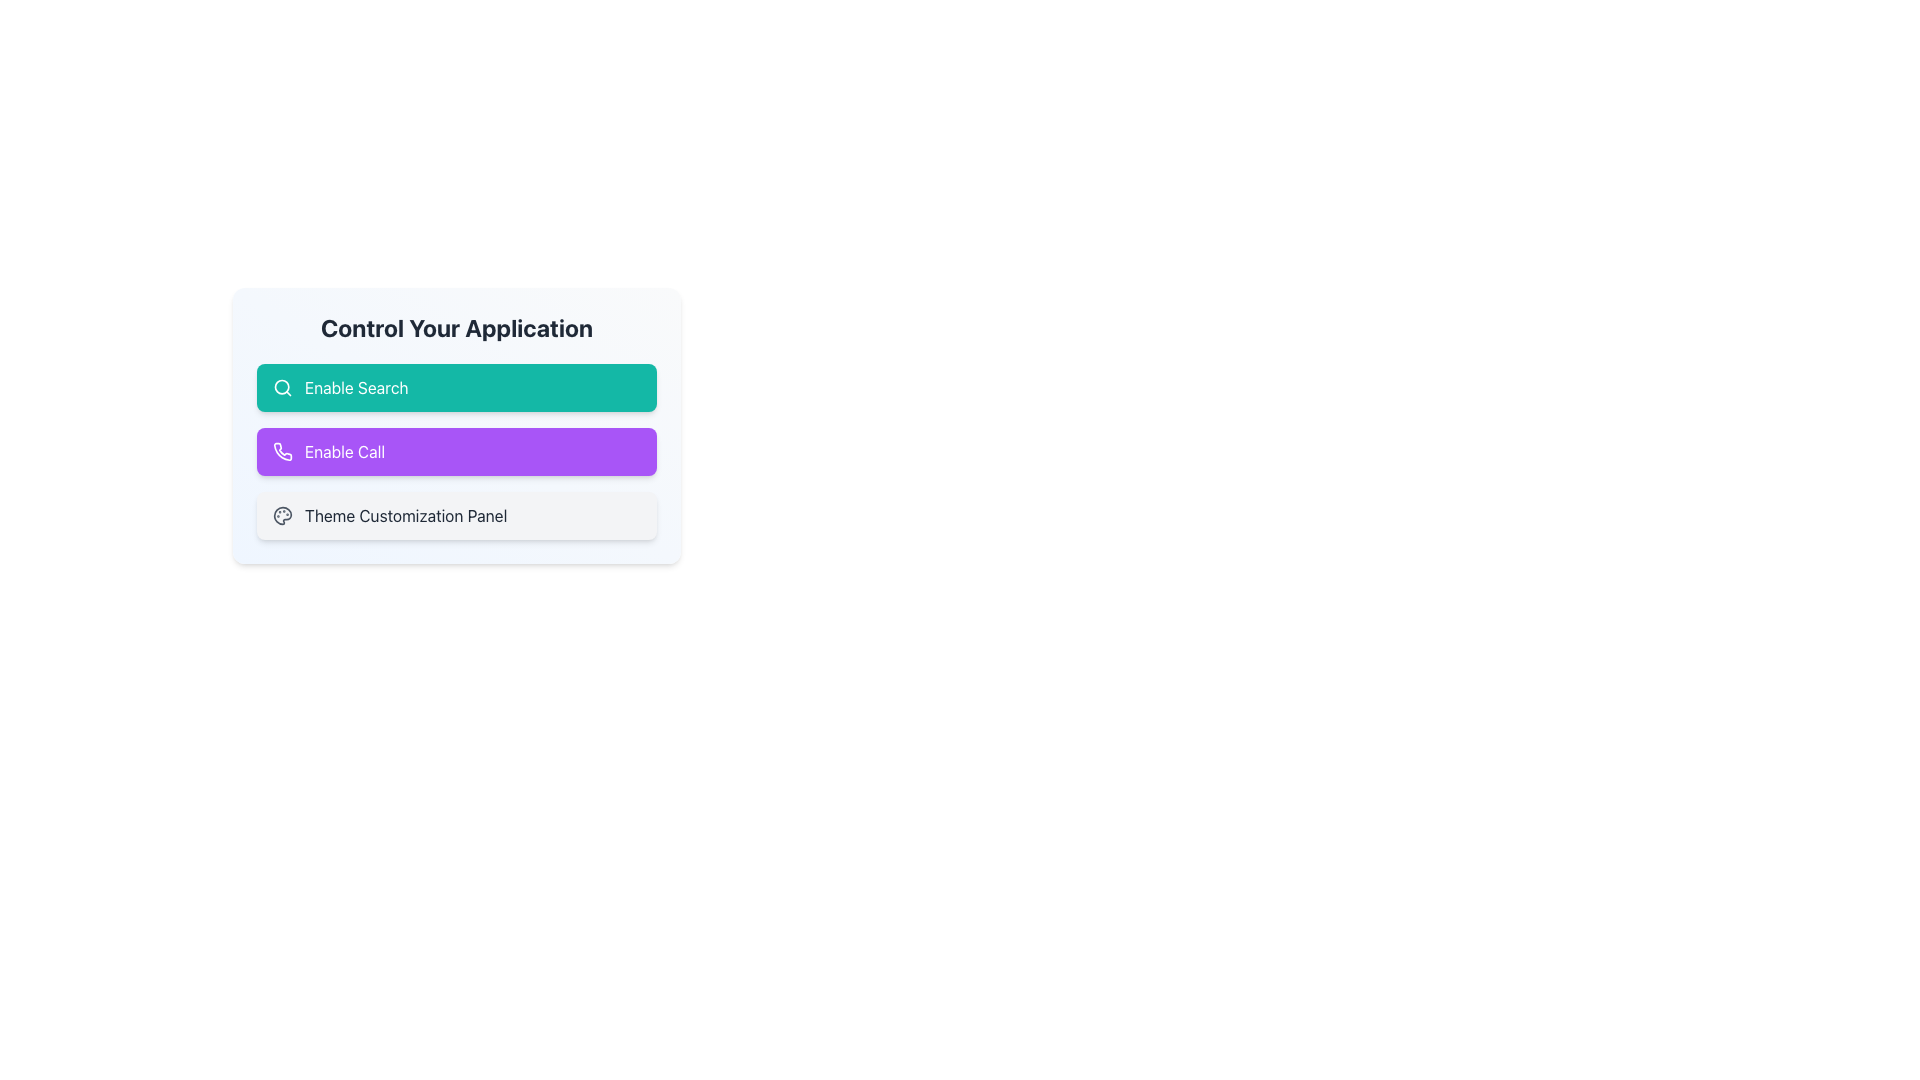 Image resolution: width=1920 pixels, height=1080 pixels. I want to click on the 'Theme Customization Panel' button, which is a rectangular button-like UI element with a light gray background and an icon of a painter's palette, located as the third item in a vertical list of options, so click(455, 515).